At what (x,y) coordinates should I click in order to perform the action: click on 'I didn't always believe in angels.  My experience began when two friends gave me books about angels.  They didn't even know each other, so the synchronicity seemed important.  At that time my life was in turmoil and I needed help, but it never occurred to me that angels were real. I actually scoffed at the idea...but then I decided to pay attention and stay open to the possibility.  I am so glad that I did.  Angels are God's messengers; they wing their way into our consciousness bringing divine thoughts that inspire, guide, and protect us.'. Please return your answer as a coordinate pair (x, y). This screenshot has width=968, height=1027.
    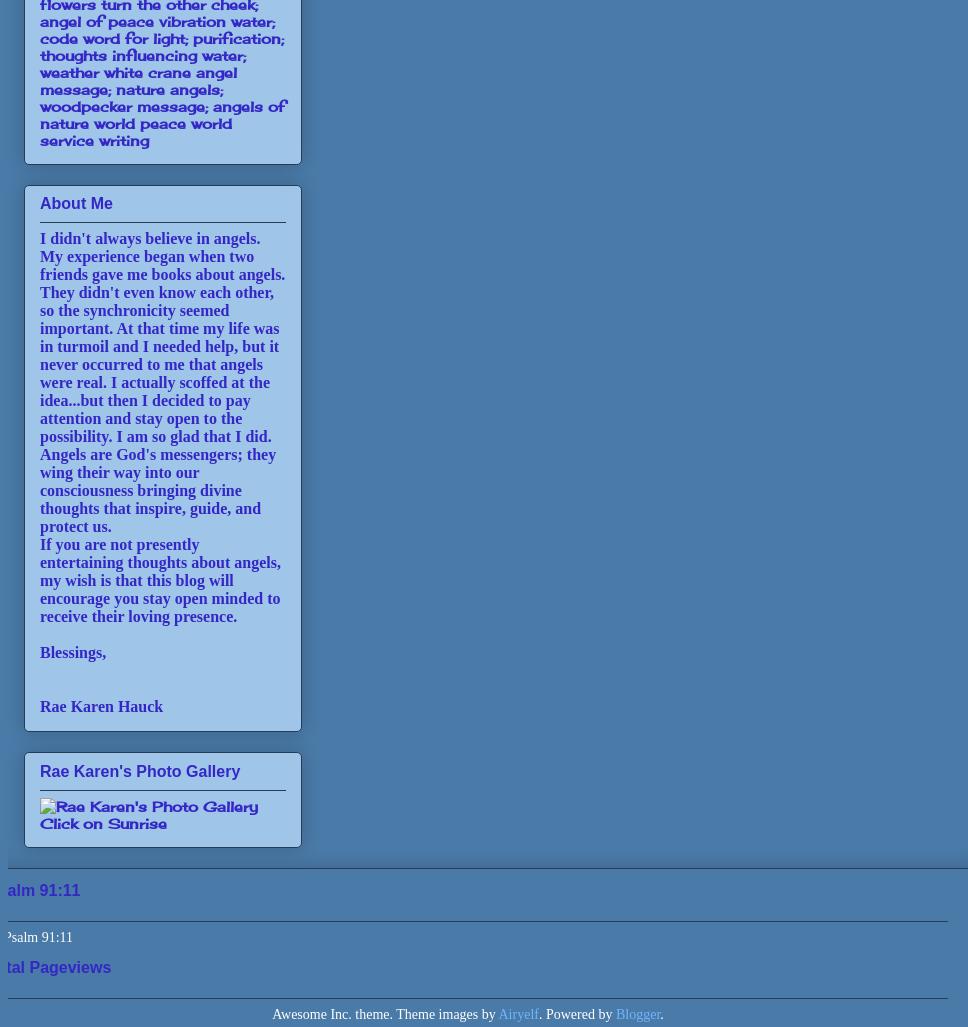
    Looking at the image, I should click on (162, 382).